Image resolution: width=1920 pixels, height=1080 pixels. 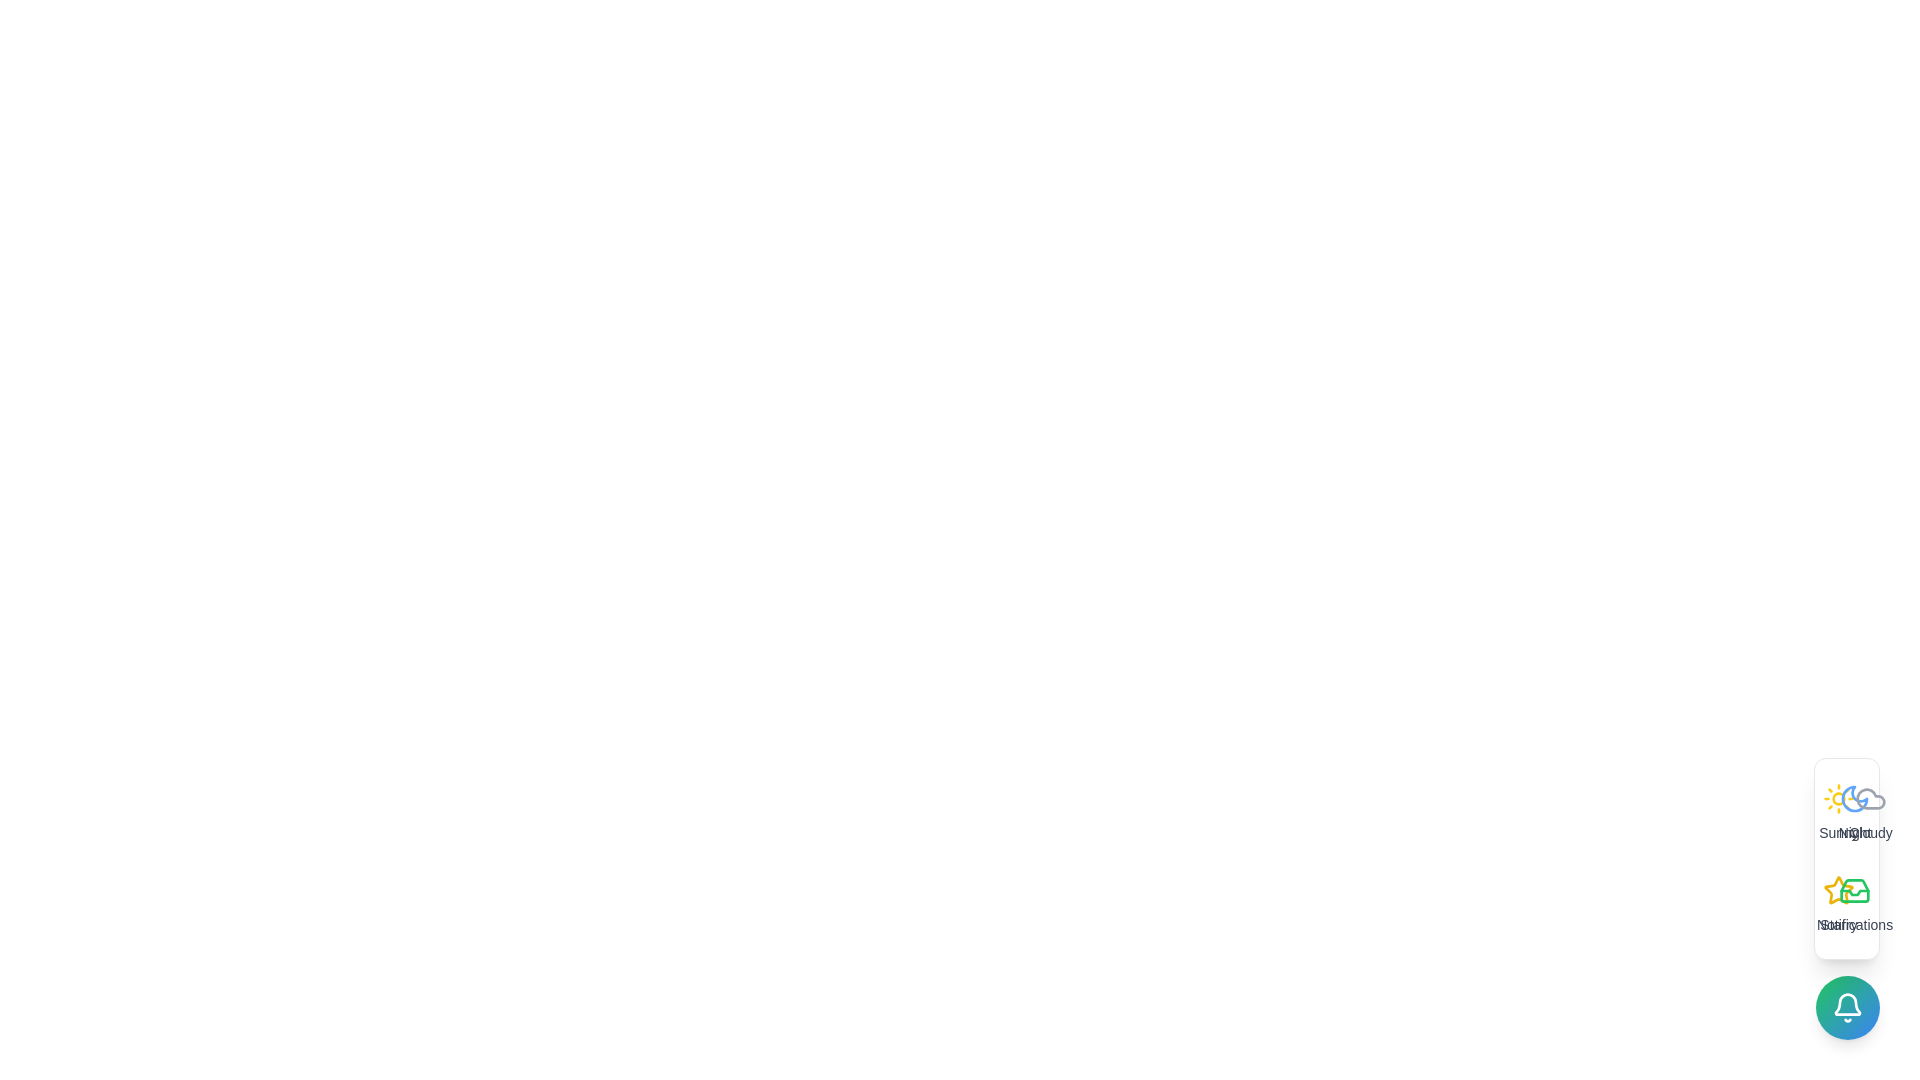 What do you see at coordinates (1870, 813) in the screenshot?
I see `the option Cloudy to trigger its hover effect` at bounding box center [1870, 813].